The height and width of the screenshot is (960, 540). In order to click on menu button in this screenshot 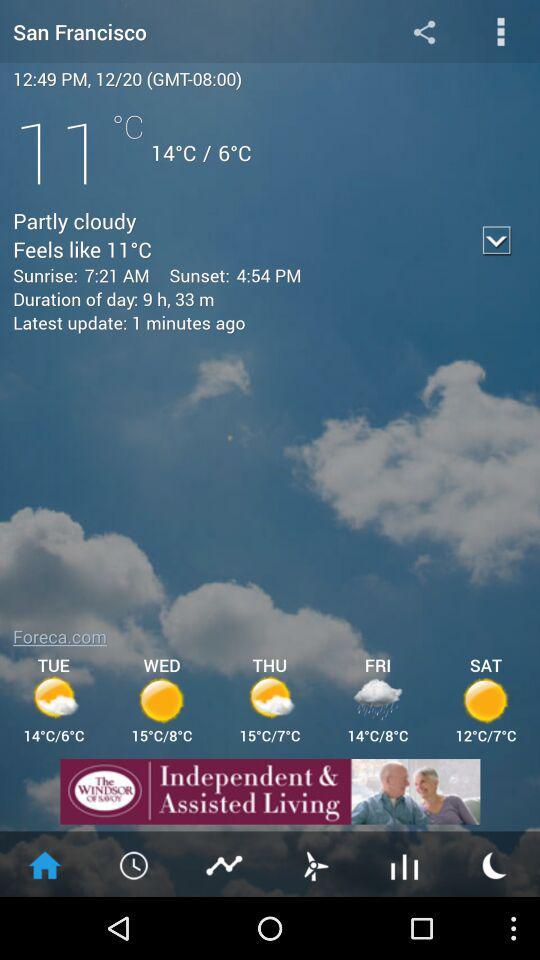, I will do `click(500, 30)`.